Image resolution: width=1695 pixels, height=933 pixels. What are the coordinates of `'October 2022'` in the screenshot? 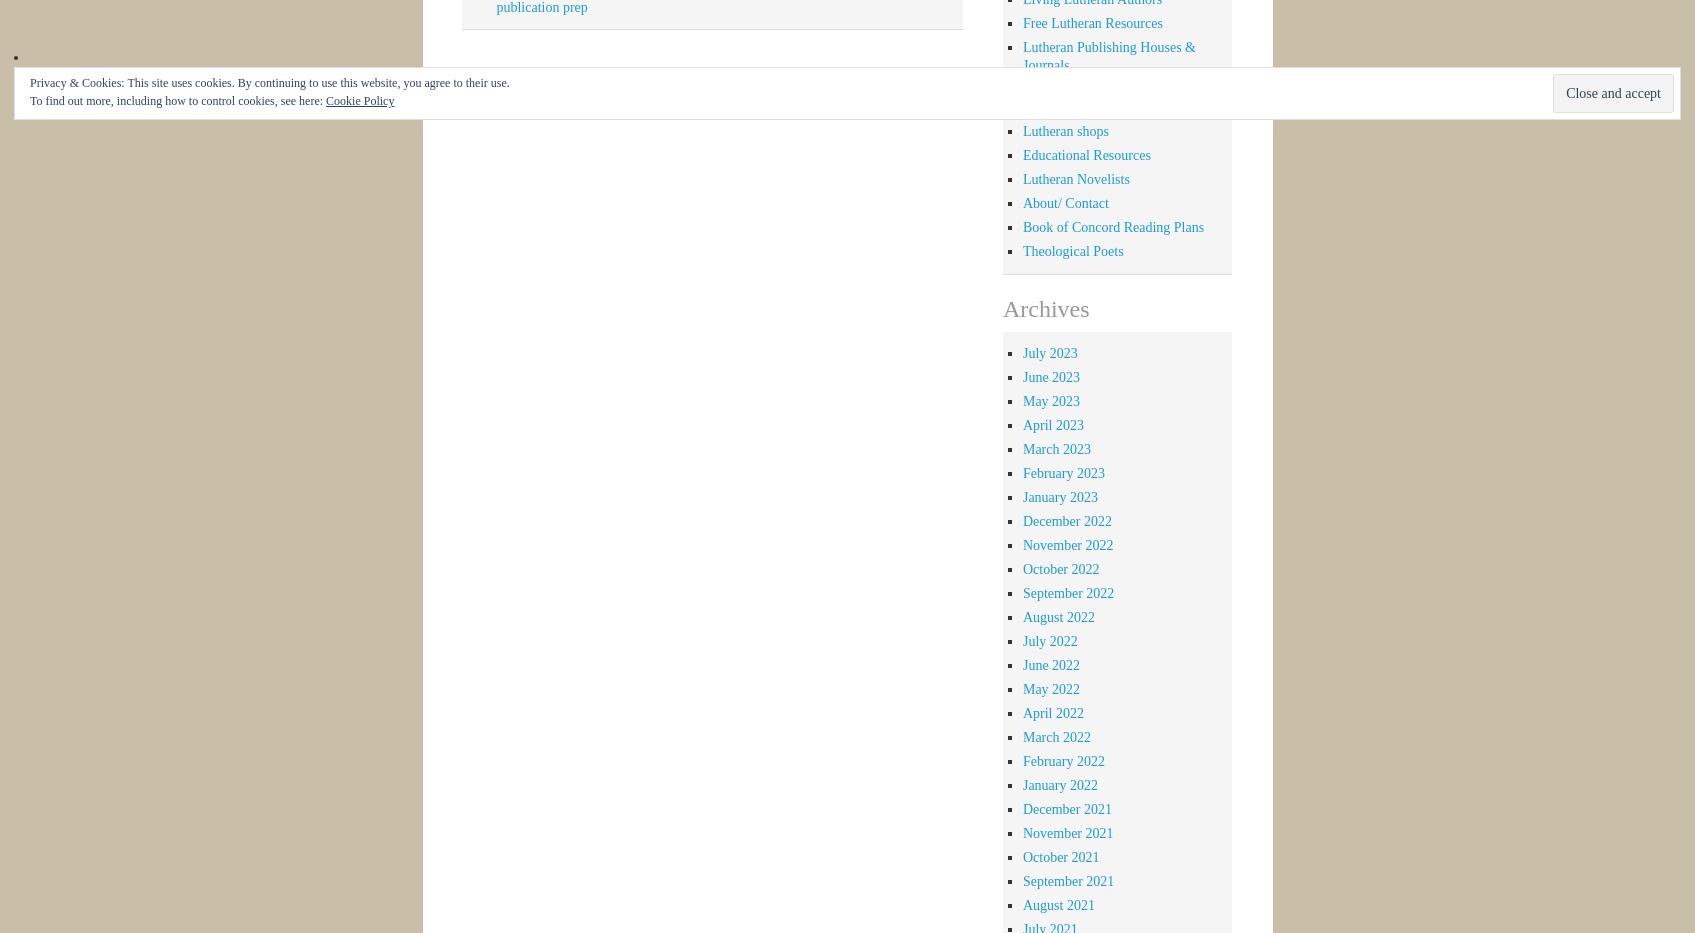 It's located at (1060, 567).